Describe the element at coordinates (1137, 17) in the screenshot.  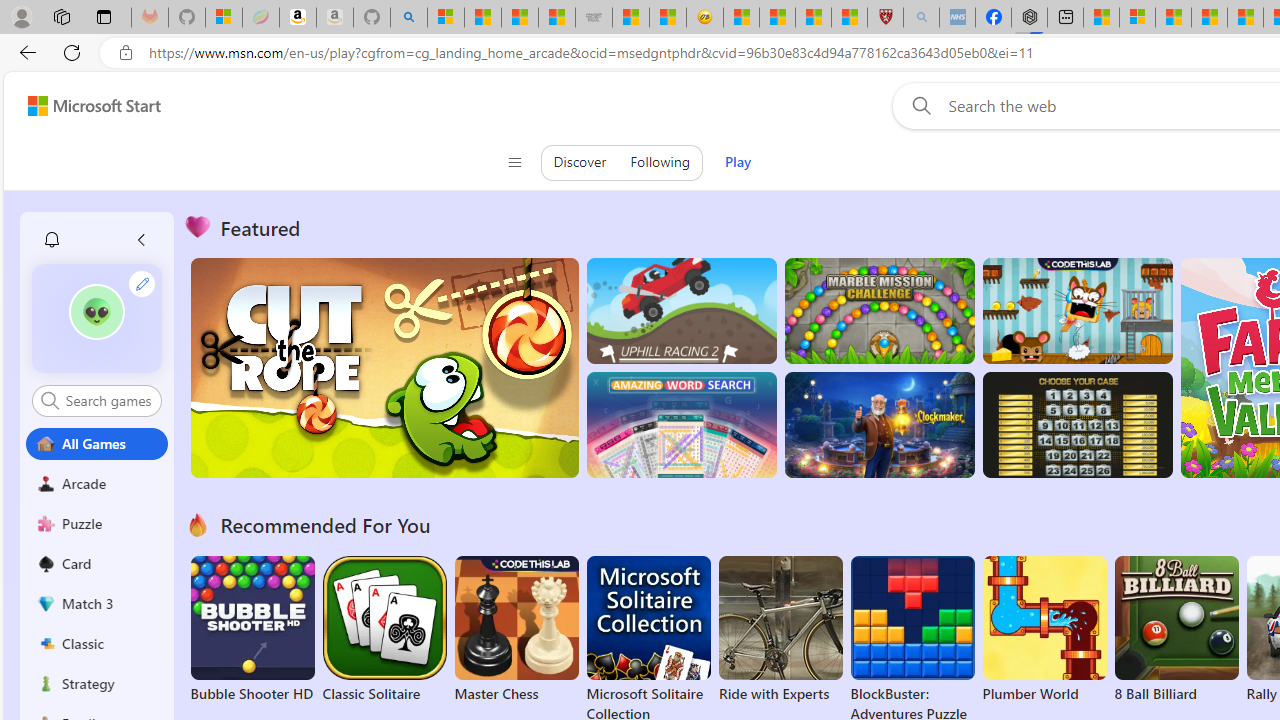
I see `'Microsoft account | Privacy'` at that location.